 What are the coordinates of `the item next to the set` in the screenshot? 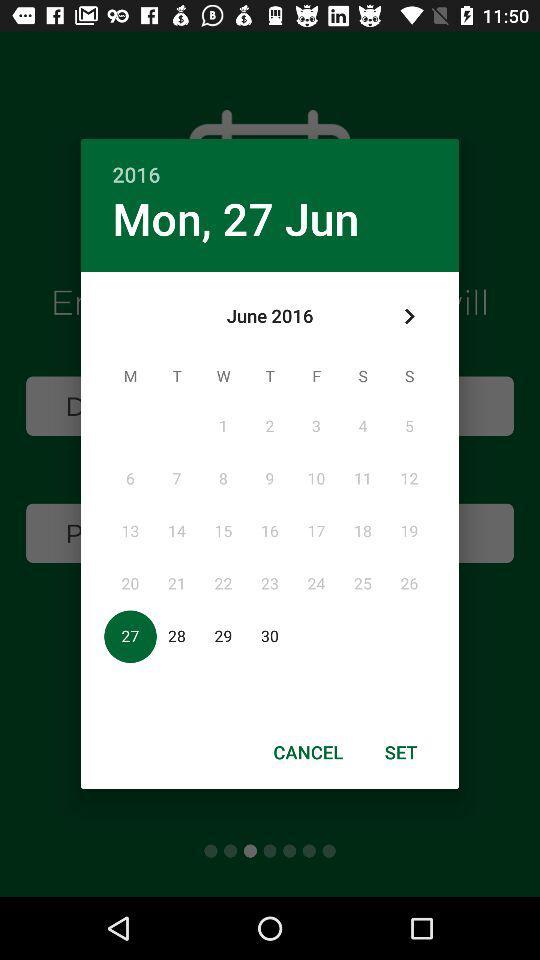 It's located at (308, 751).